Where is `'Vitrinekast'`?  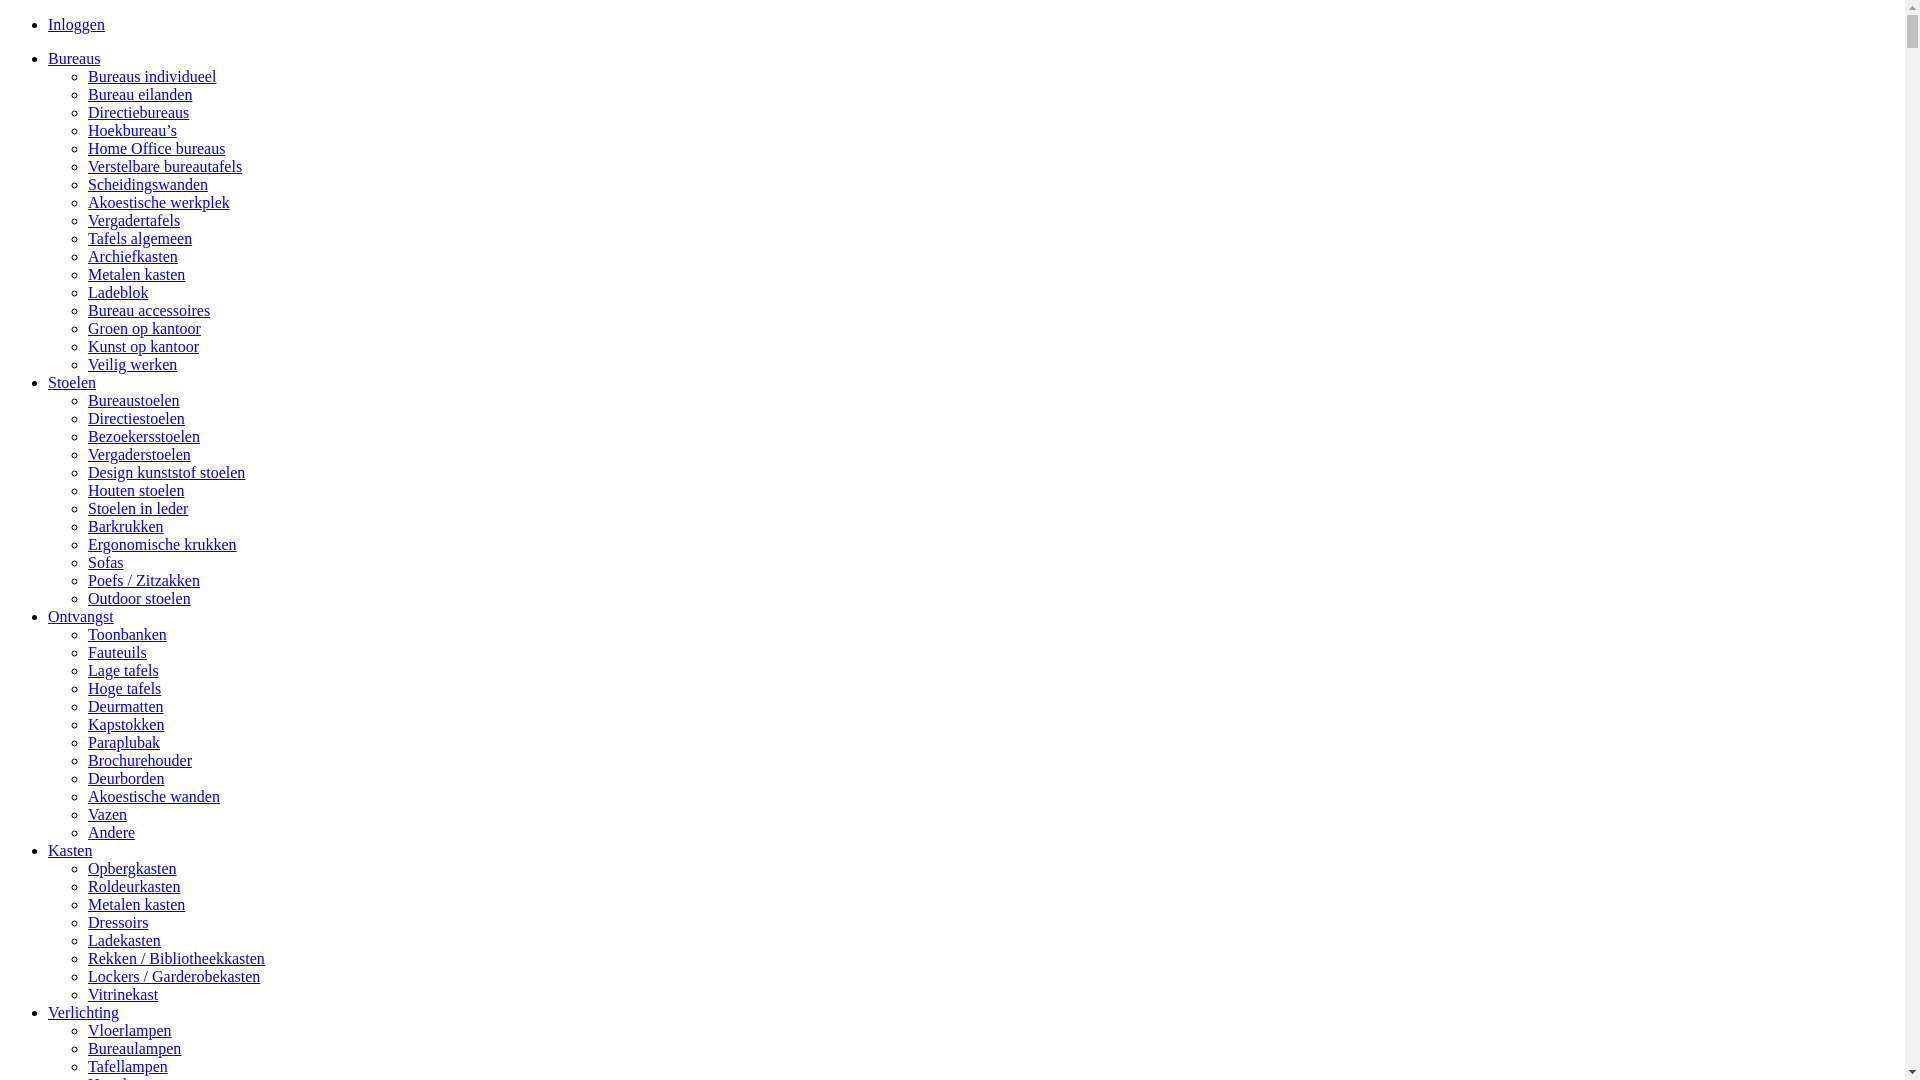
'Vitrinekast' is located at coordinates (122, 994).